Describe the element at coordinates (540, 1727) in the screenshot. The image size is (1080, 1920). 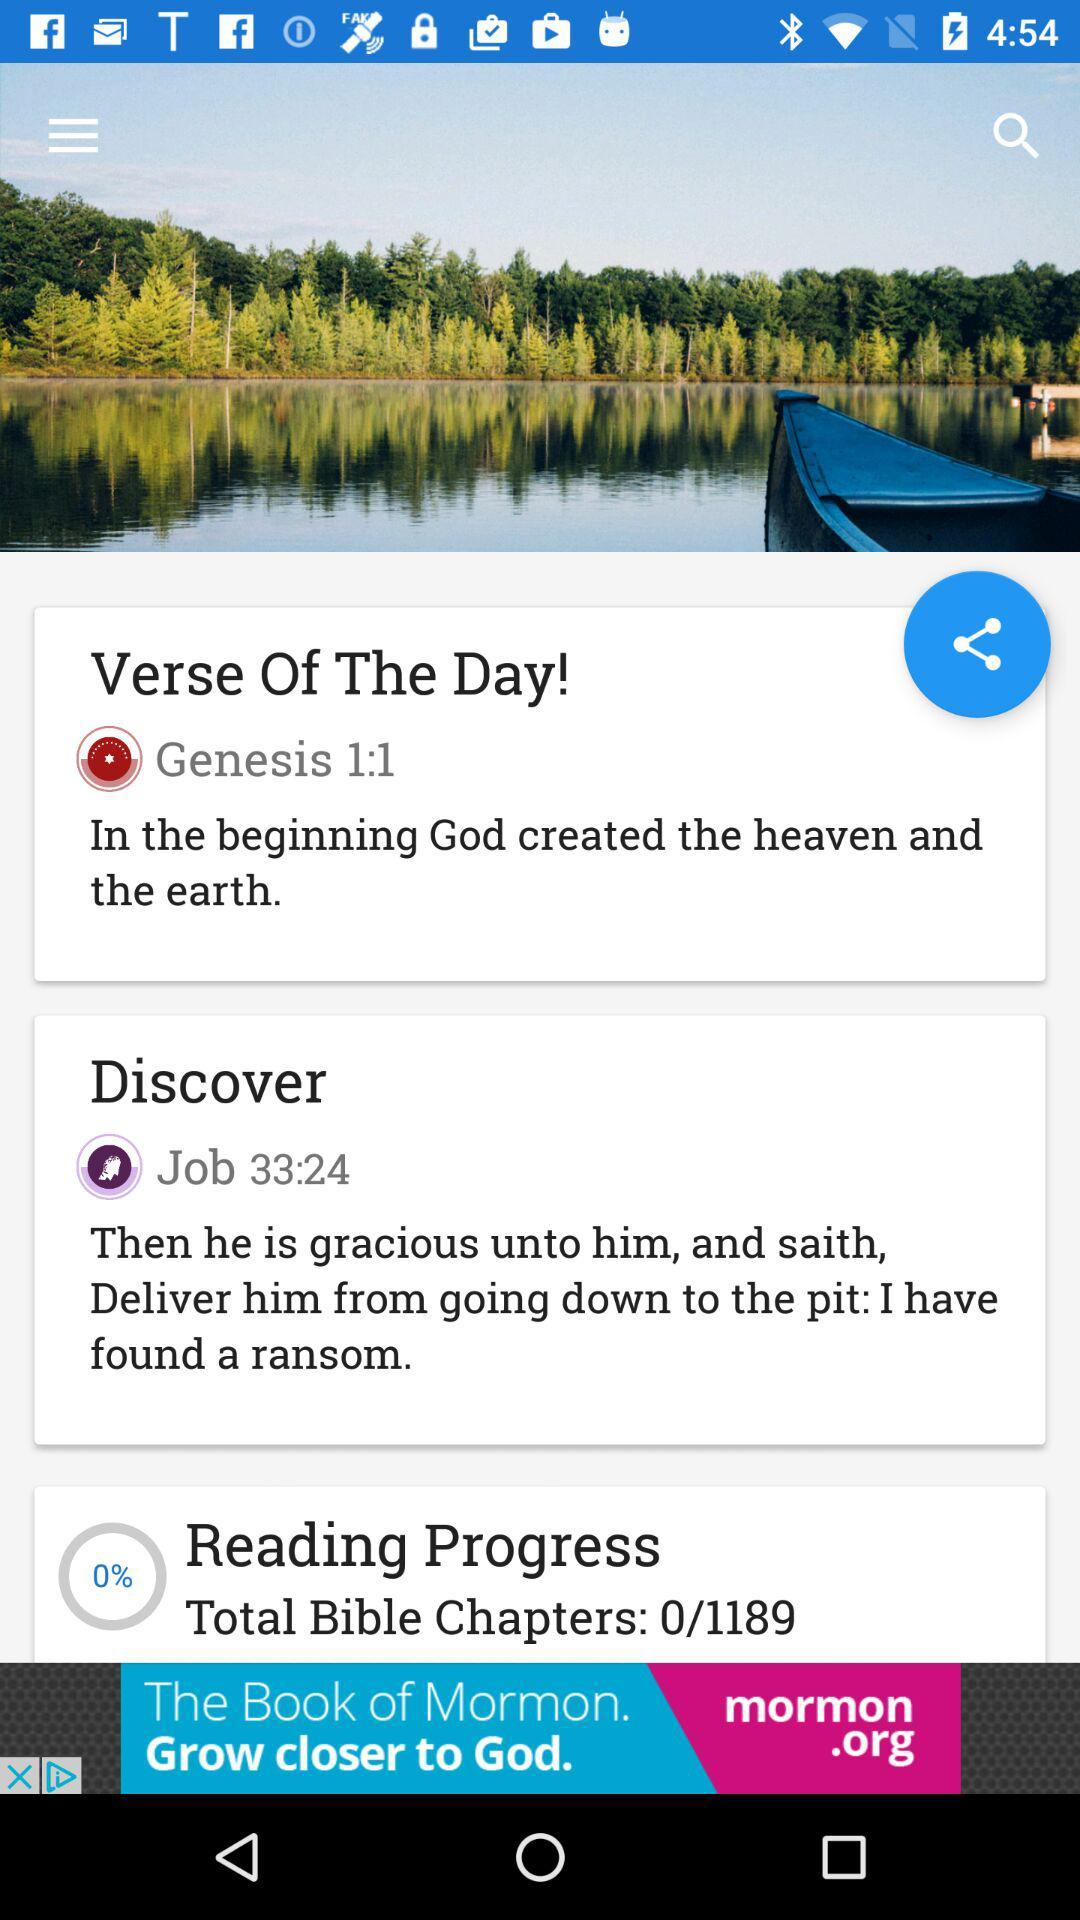
I see `open the advertisement link` at that location.